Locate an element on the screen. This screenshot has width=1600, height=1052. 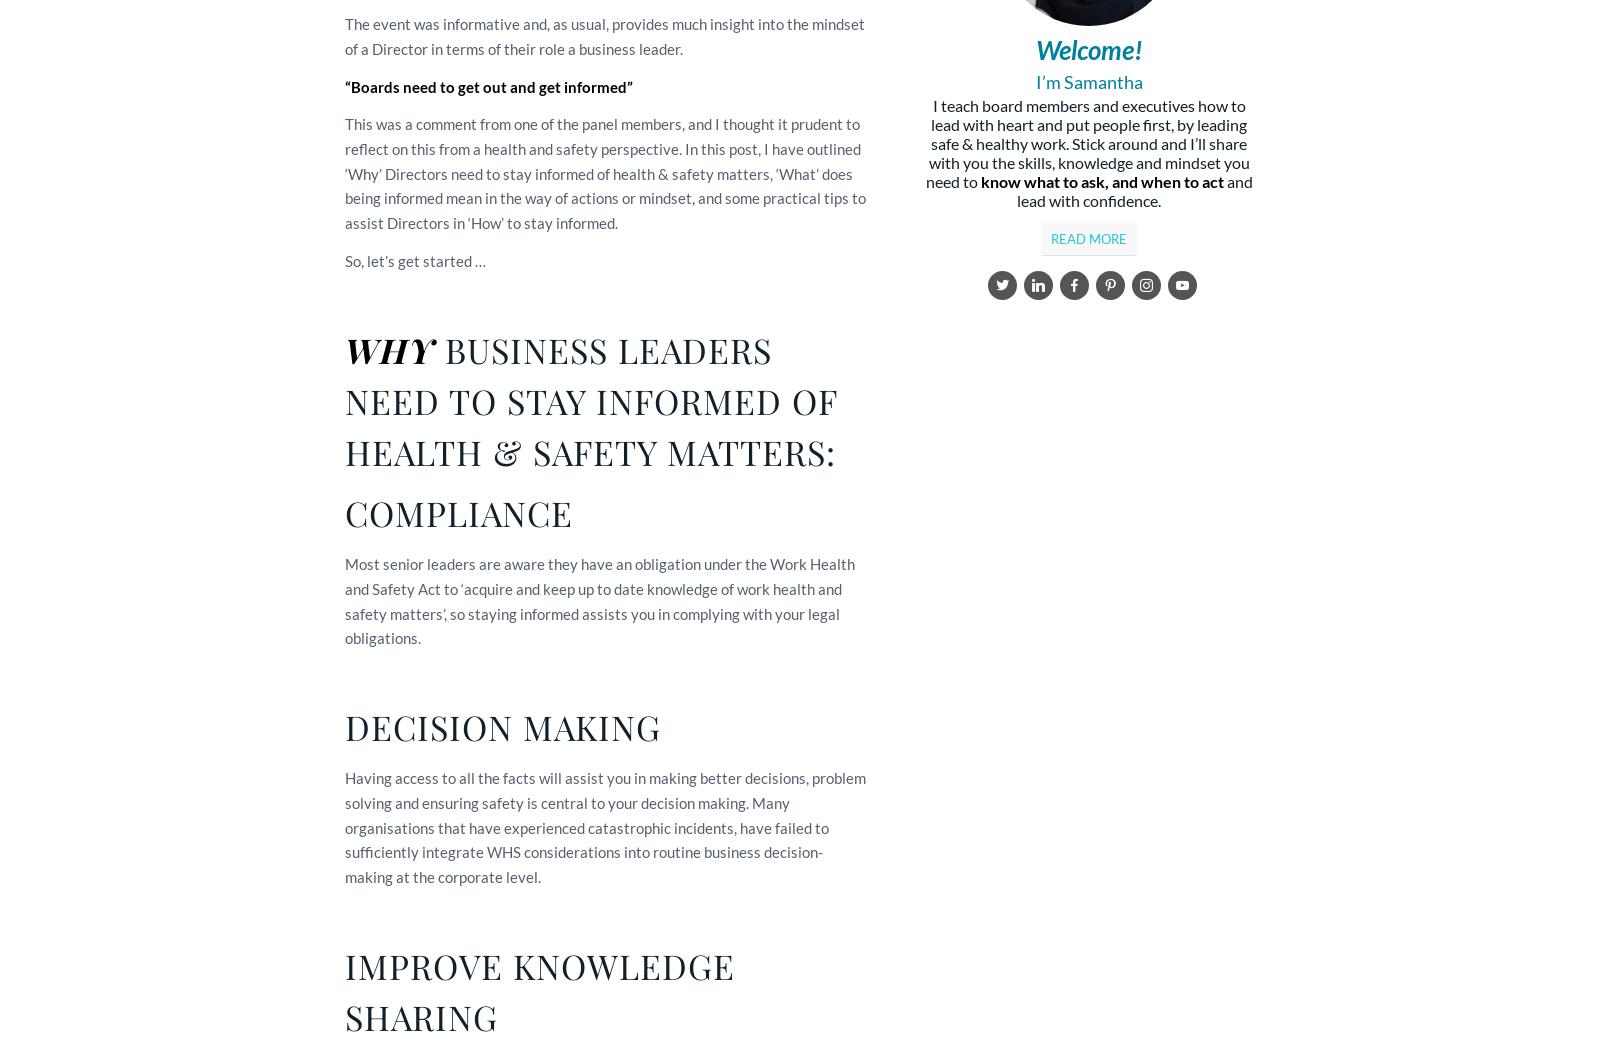
'Compliance' is located at coordinates (458, 511).